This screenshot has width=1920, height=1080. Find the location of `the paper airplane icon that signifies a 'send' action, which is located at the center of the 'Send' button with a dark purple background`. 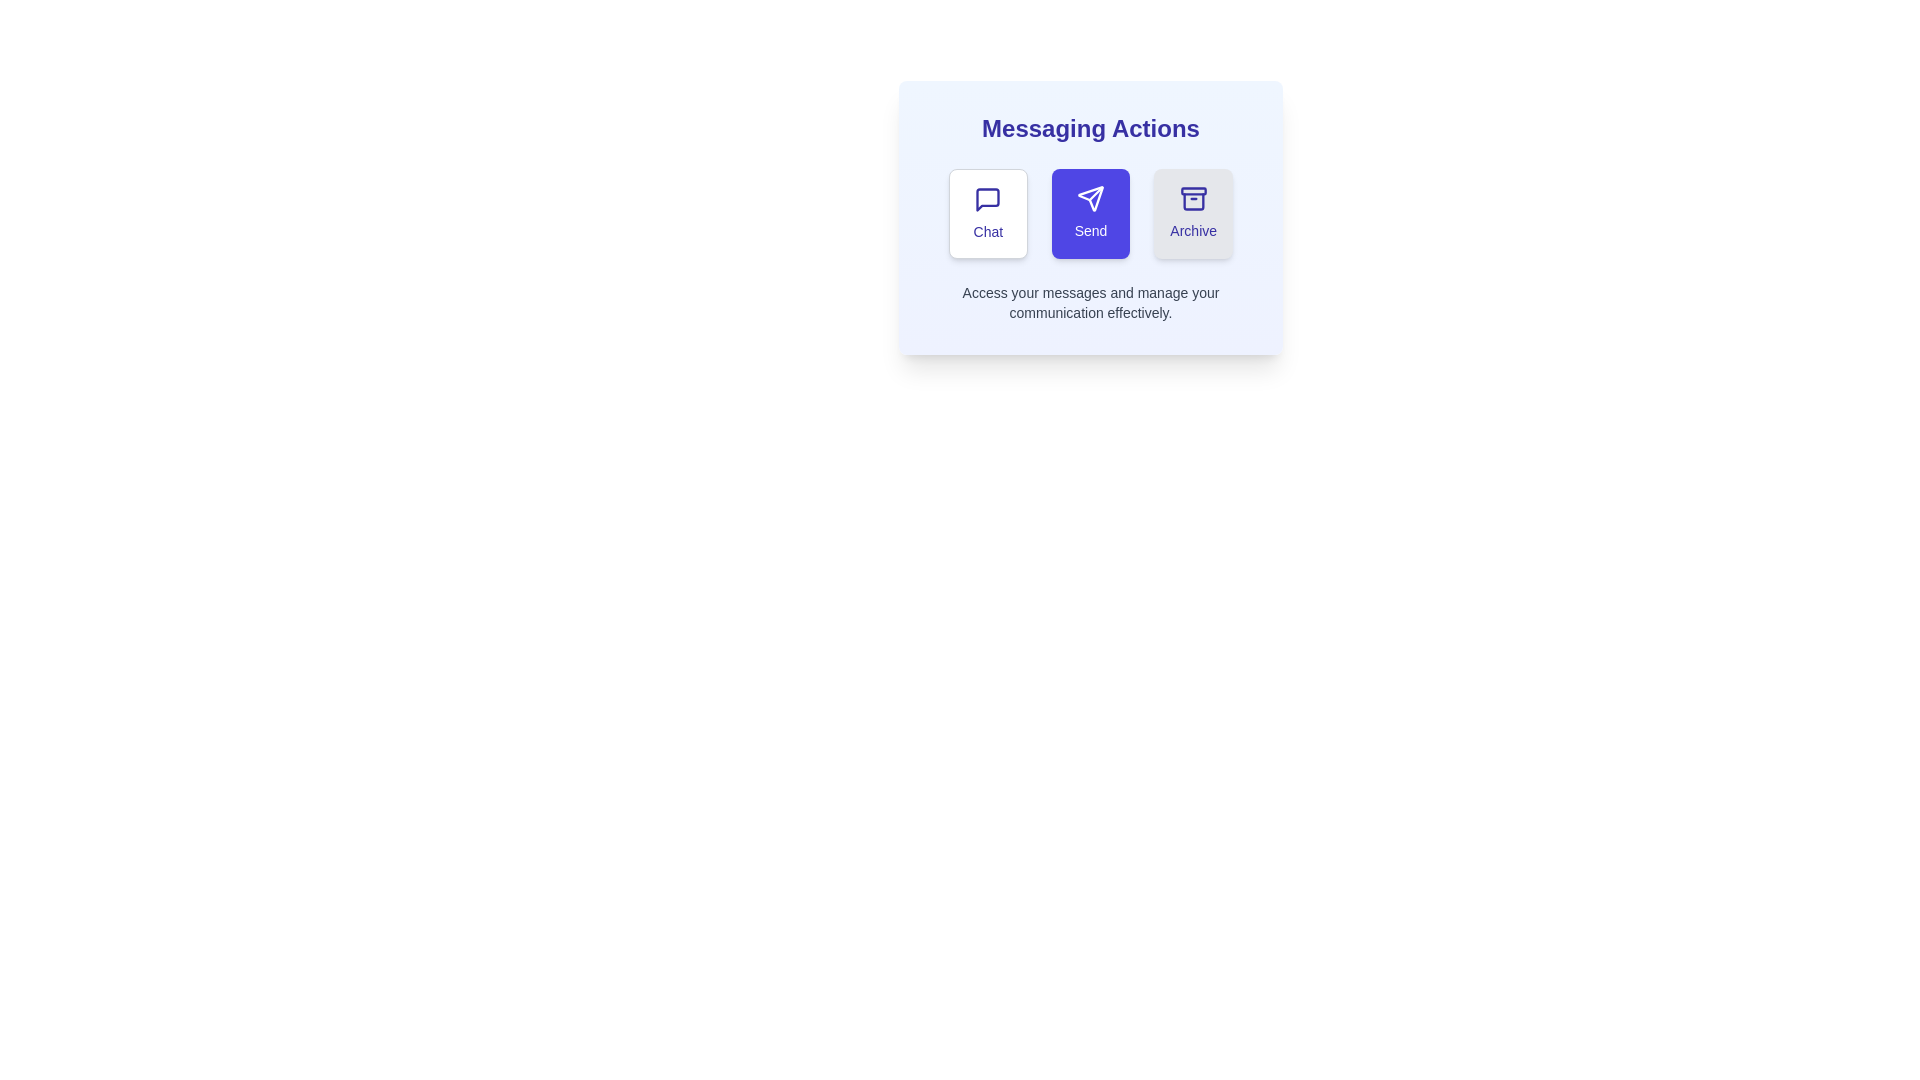

the paper airplane icon that signifies a 'send' action, which is located at the center of the 'Send' button with a dark purple background is located at coordinates (1089, 199).